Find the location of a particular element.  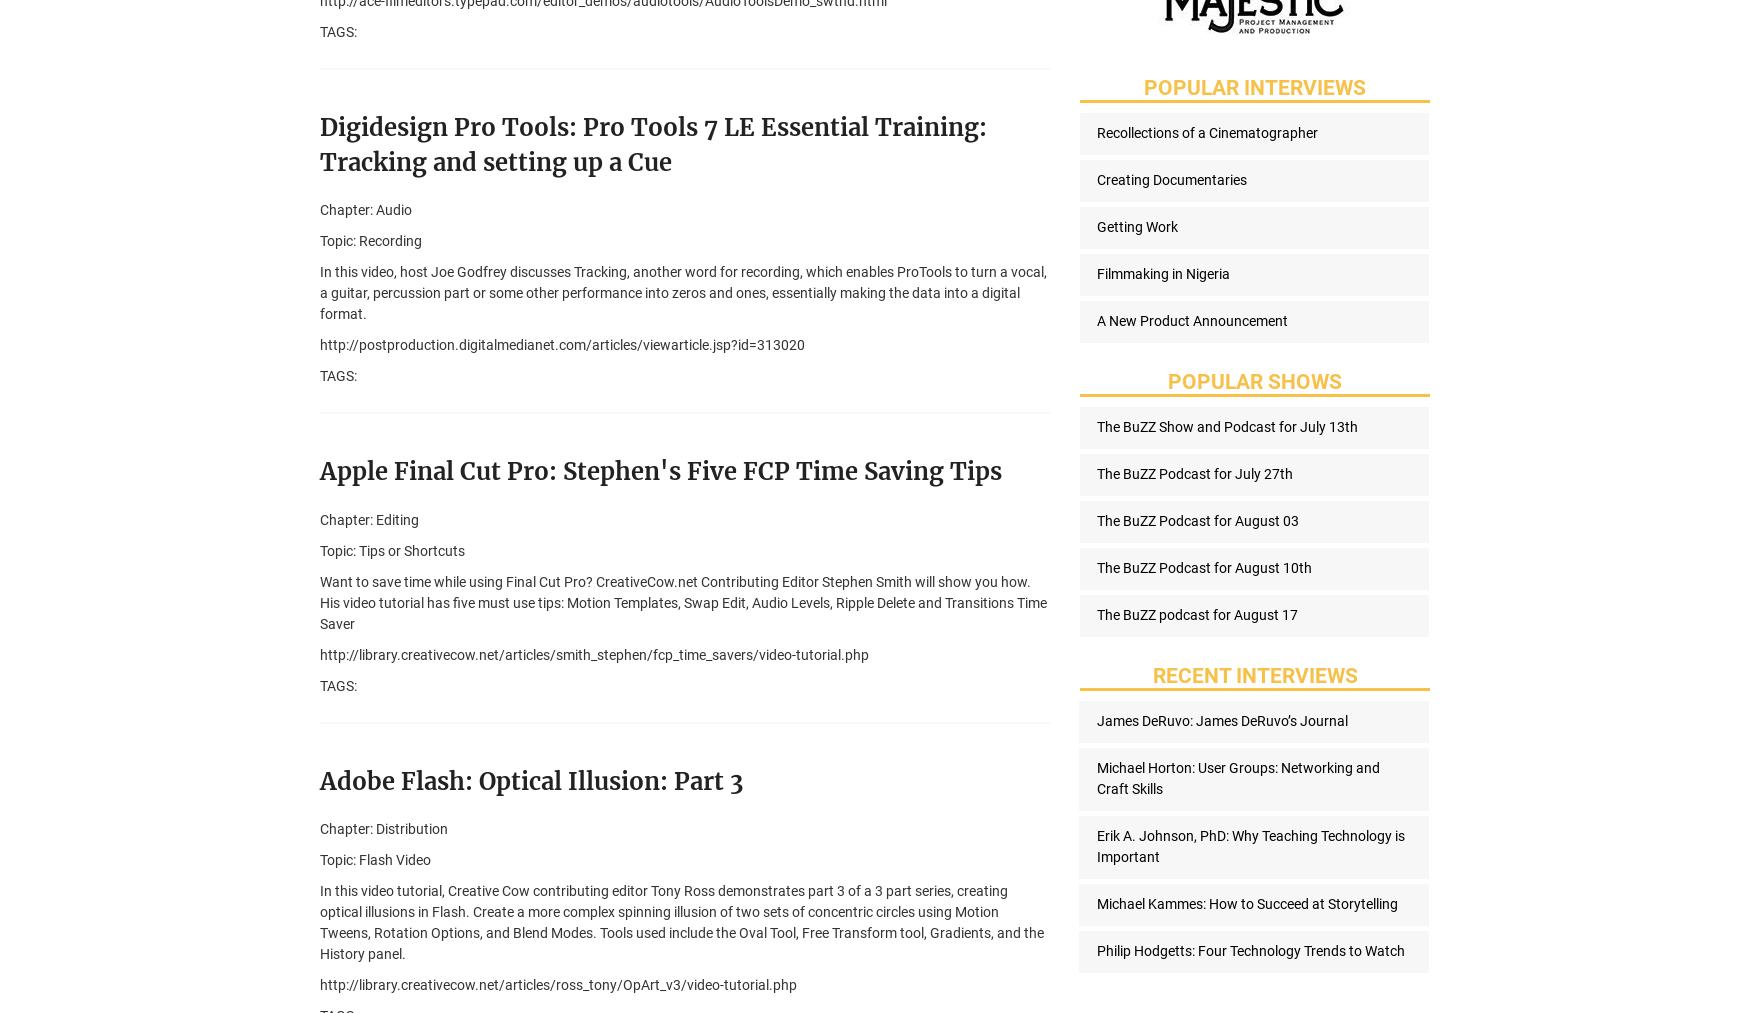

'Apple Final Cut Pro: Stephen's Five FCP Time Saving Tips' is located at coordinates (659, 470).